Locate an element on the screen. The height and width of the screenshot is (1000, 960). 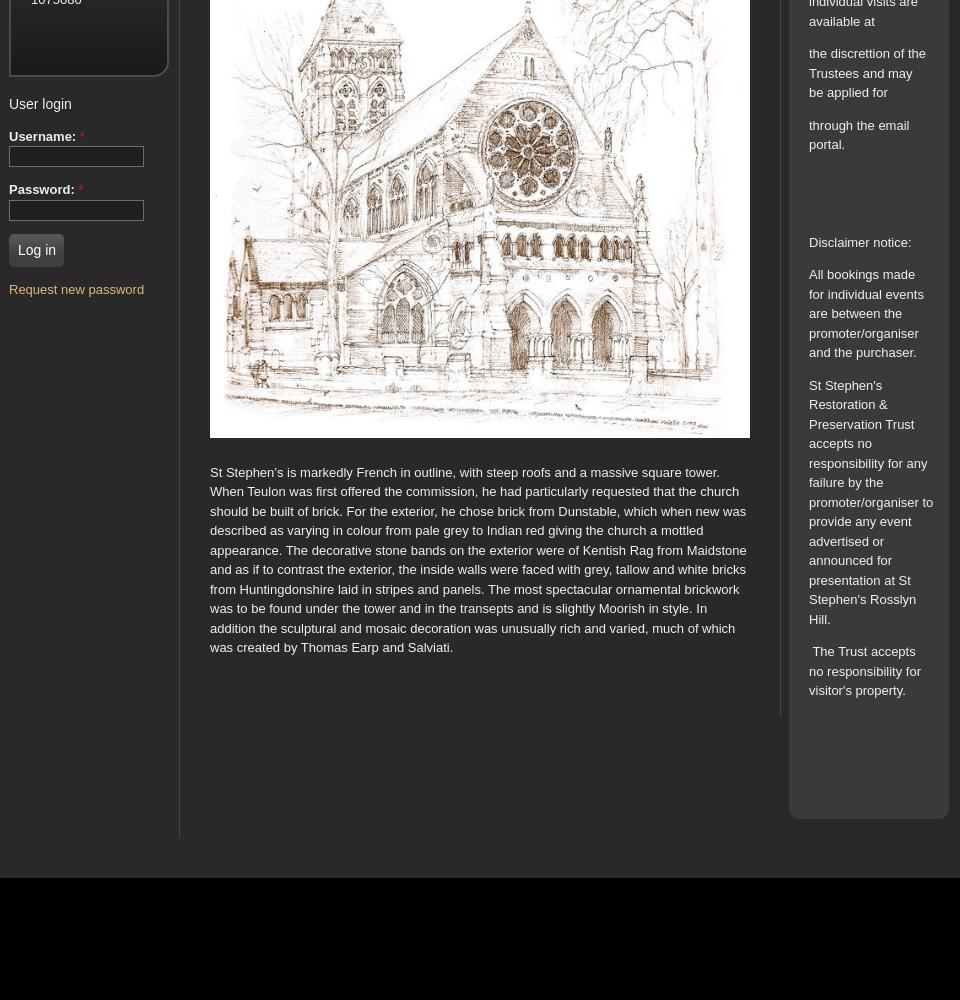
'Disclaimer notice:' is located at coordinates (858, 240).